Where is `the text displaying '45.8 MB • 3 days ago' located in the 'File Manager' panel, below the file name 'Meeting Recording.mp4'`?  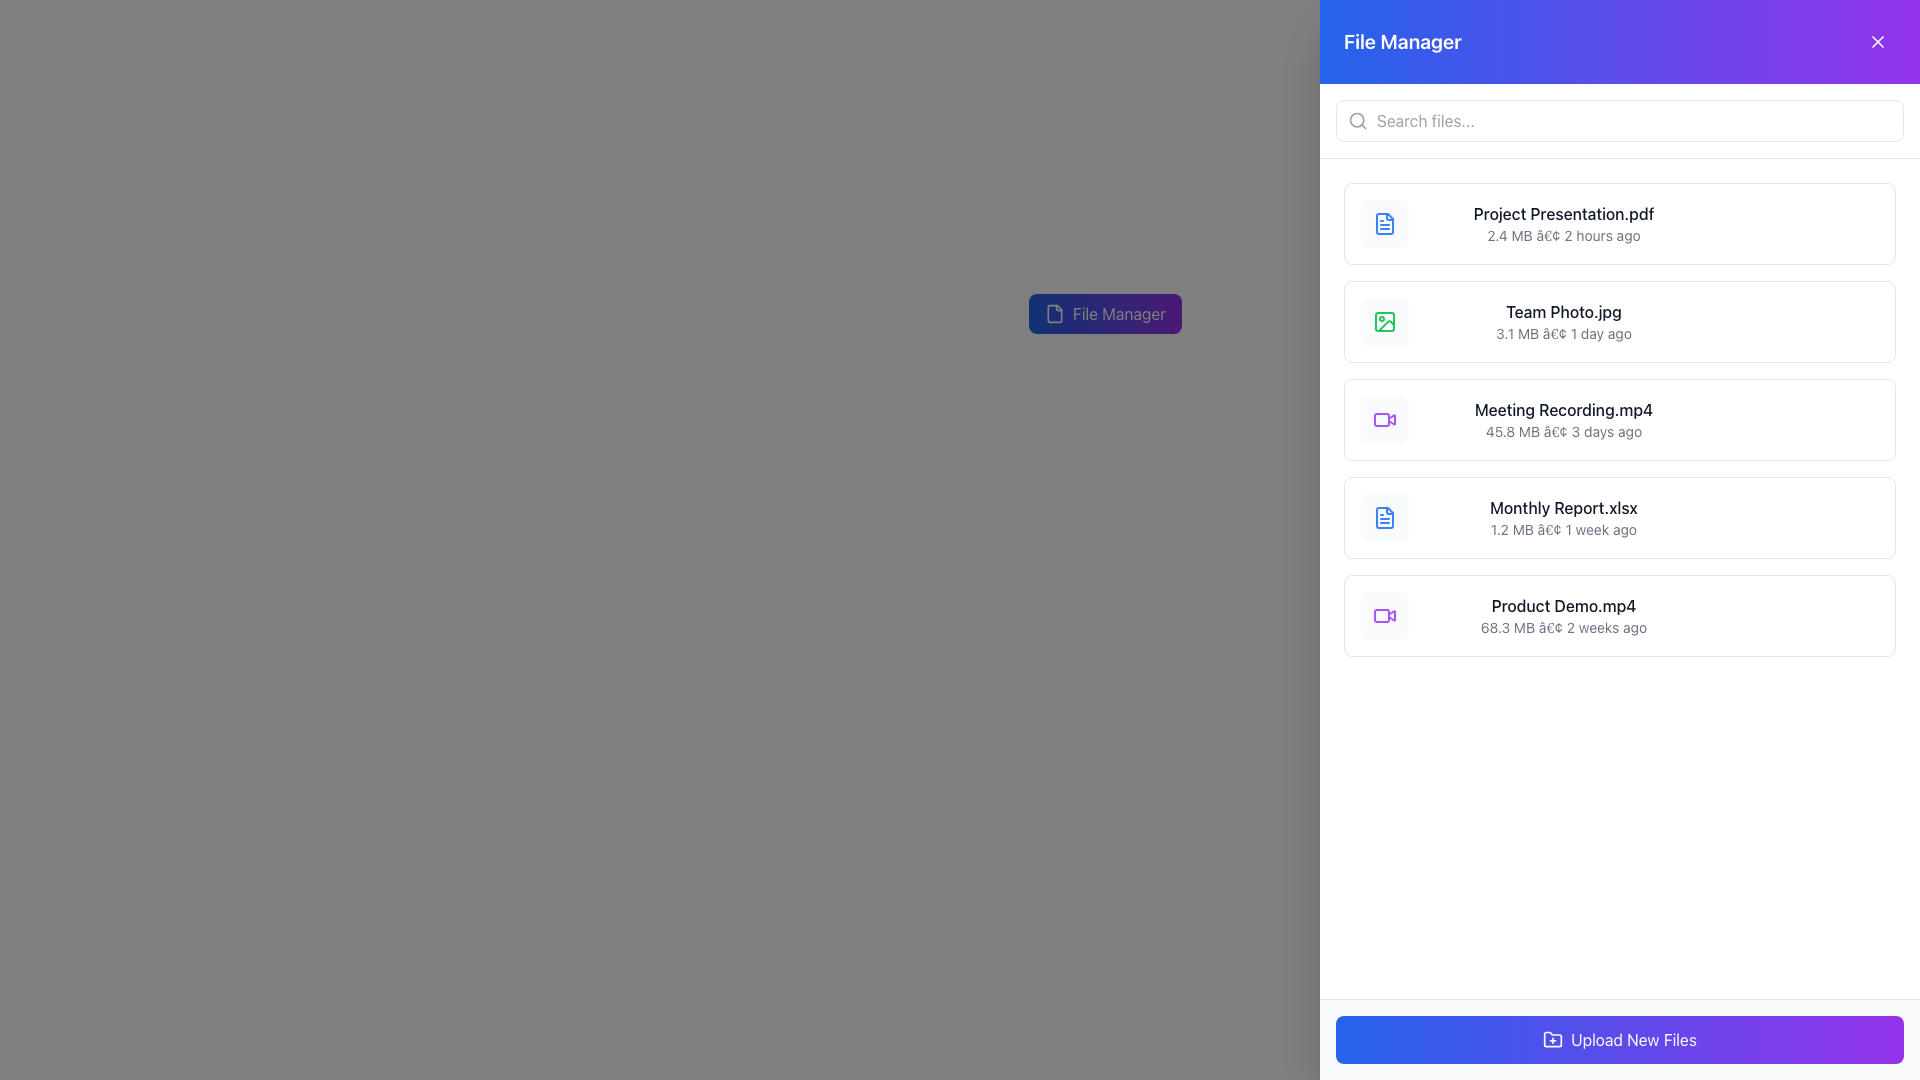
the text displaying '45.8 MB • 3 days ago' located in the 'File Manager' panel, below the file name 'Meeting Recording.mp4' is located at coordinates (1563, 431).